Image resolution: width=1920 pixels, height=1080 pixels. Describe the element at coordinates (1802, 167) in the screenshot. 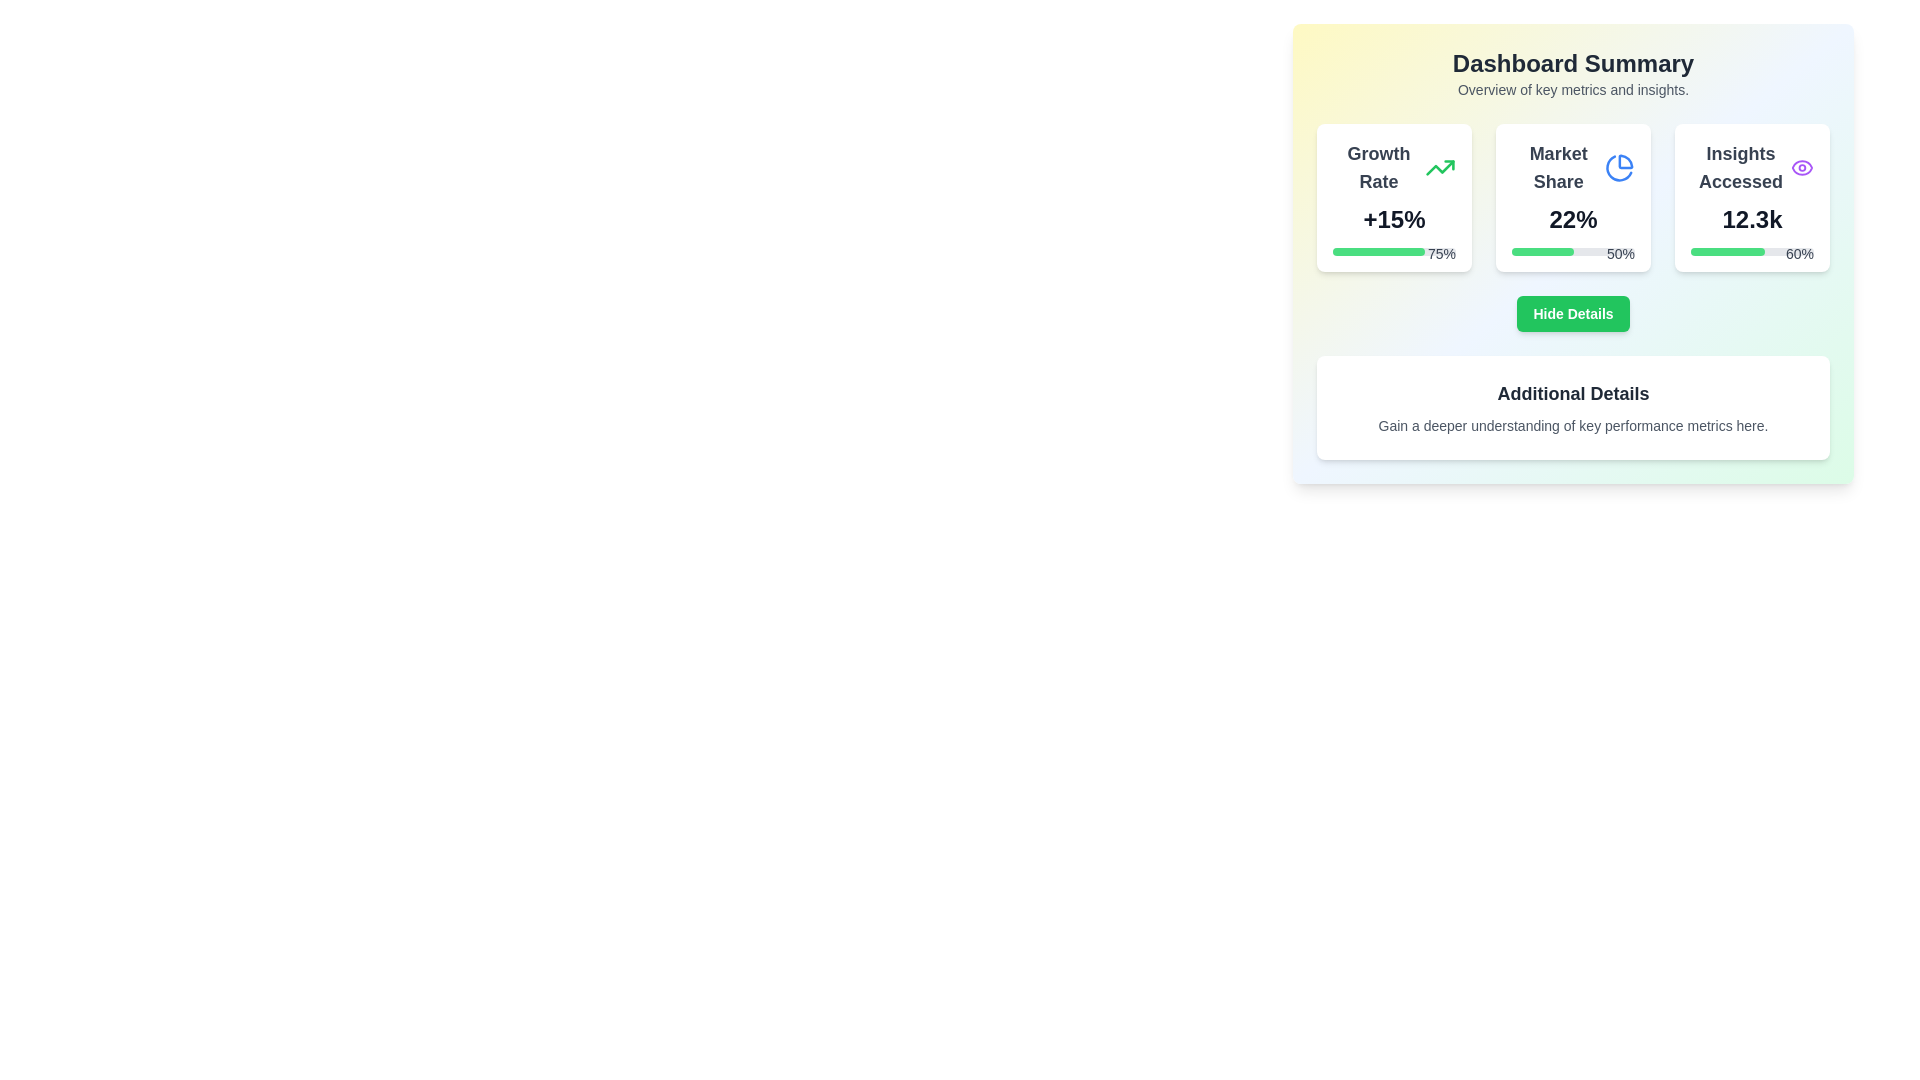

I see `the icon located to the far right within the card labeled 'Insights Accessed', positioned horizontally to the right of the text '12.3k'` at that location.